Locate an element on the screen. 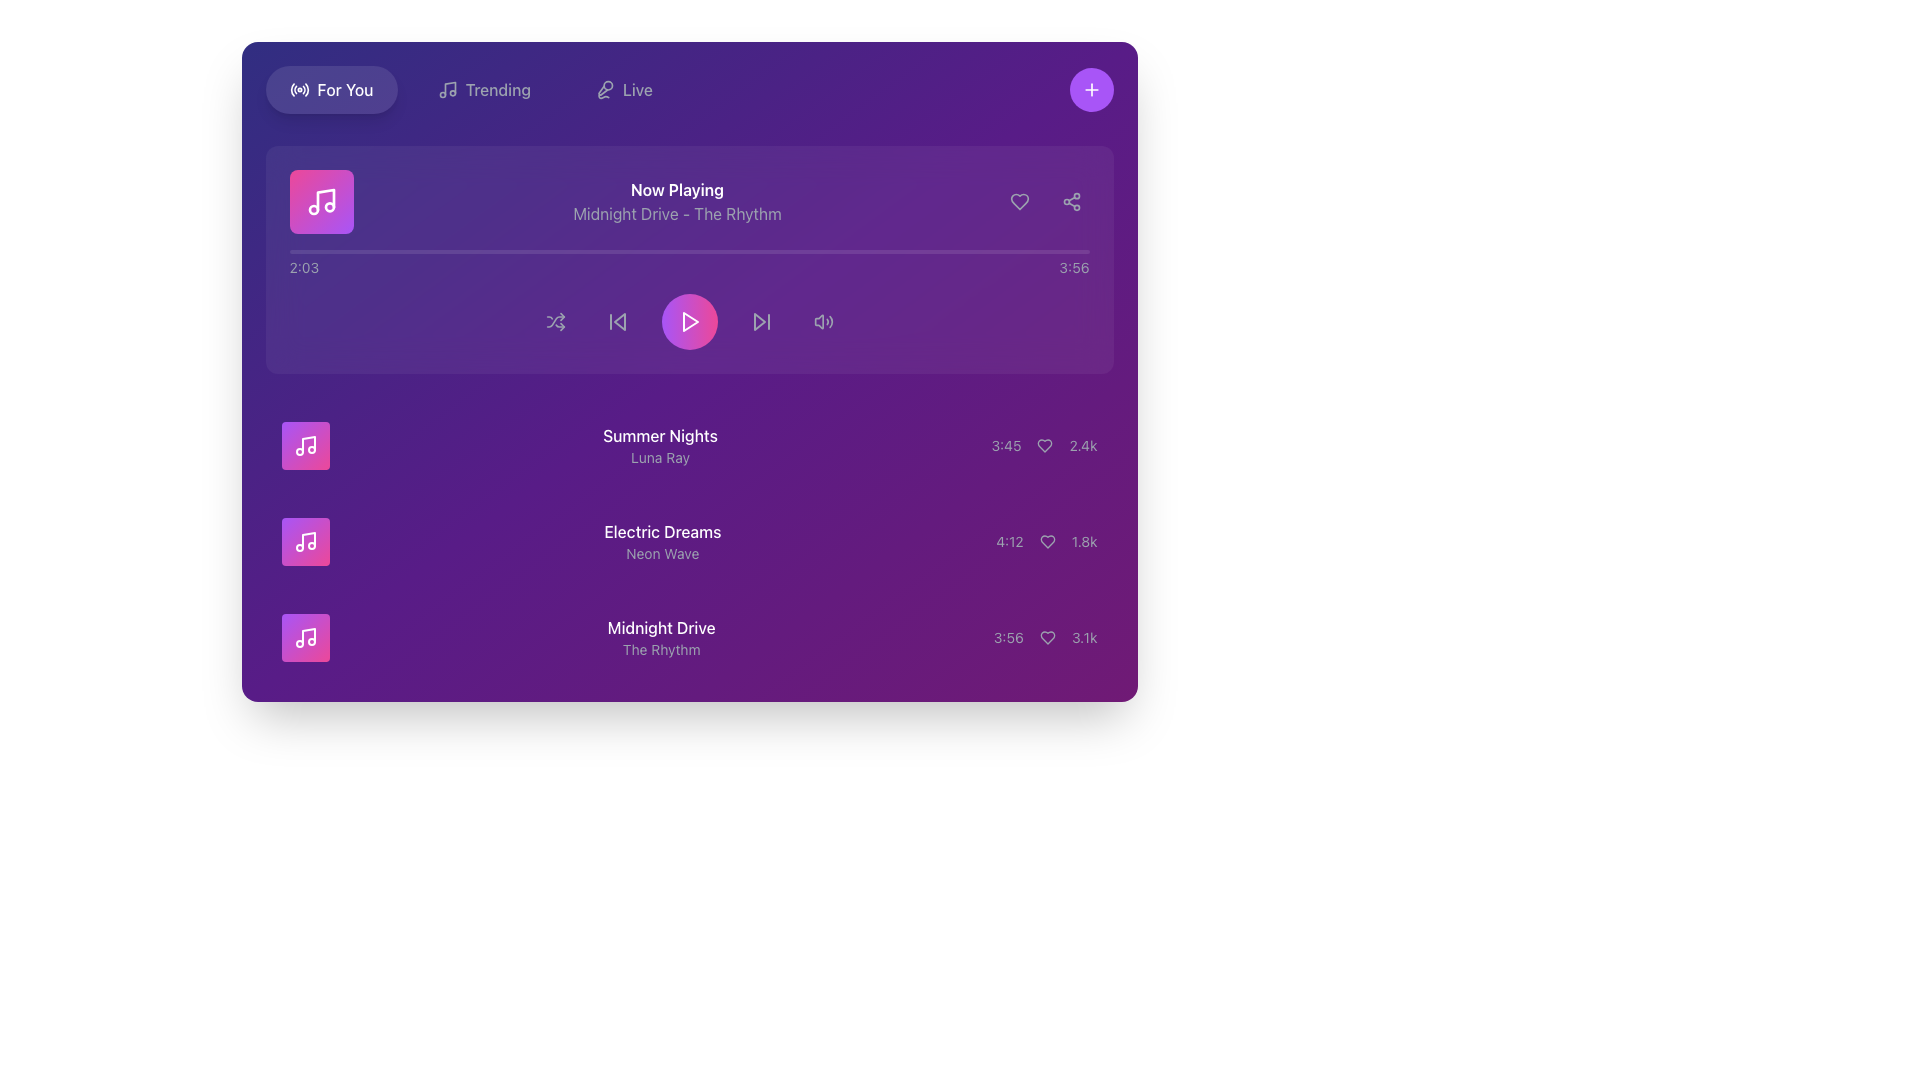 The image size is (1920, 1080). the 'Summer Nights' text label is located at coordinates (660, 445).